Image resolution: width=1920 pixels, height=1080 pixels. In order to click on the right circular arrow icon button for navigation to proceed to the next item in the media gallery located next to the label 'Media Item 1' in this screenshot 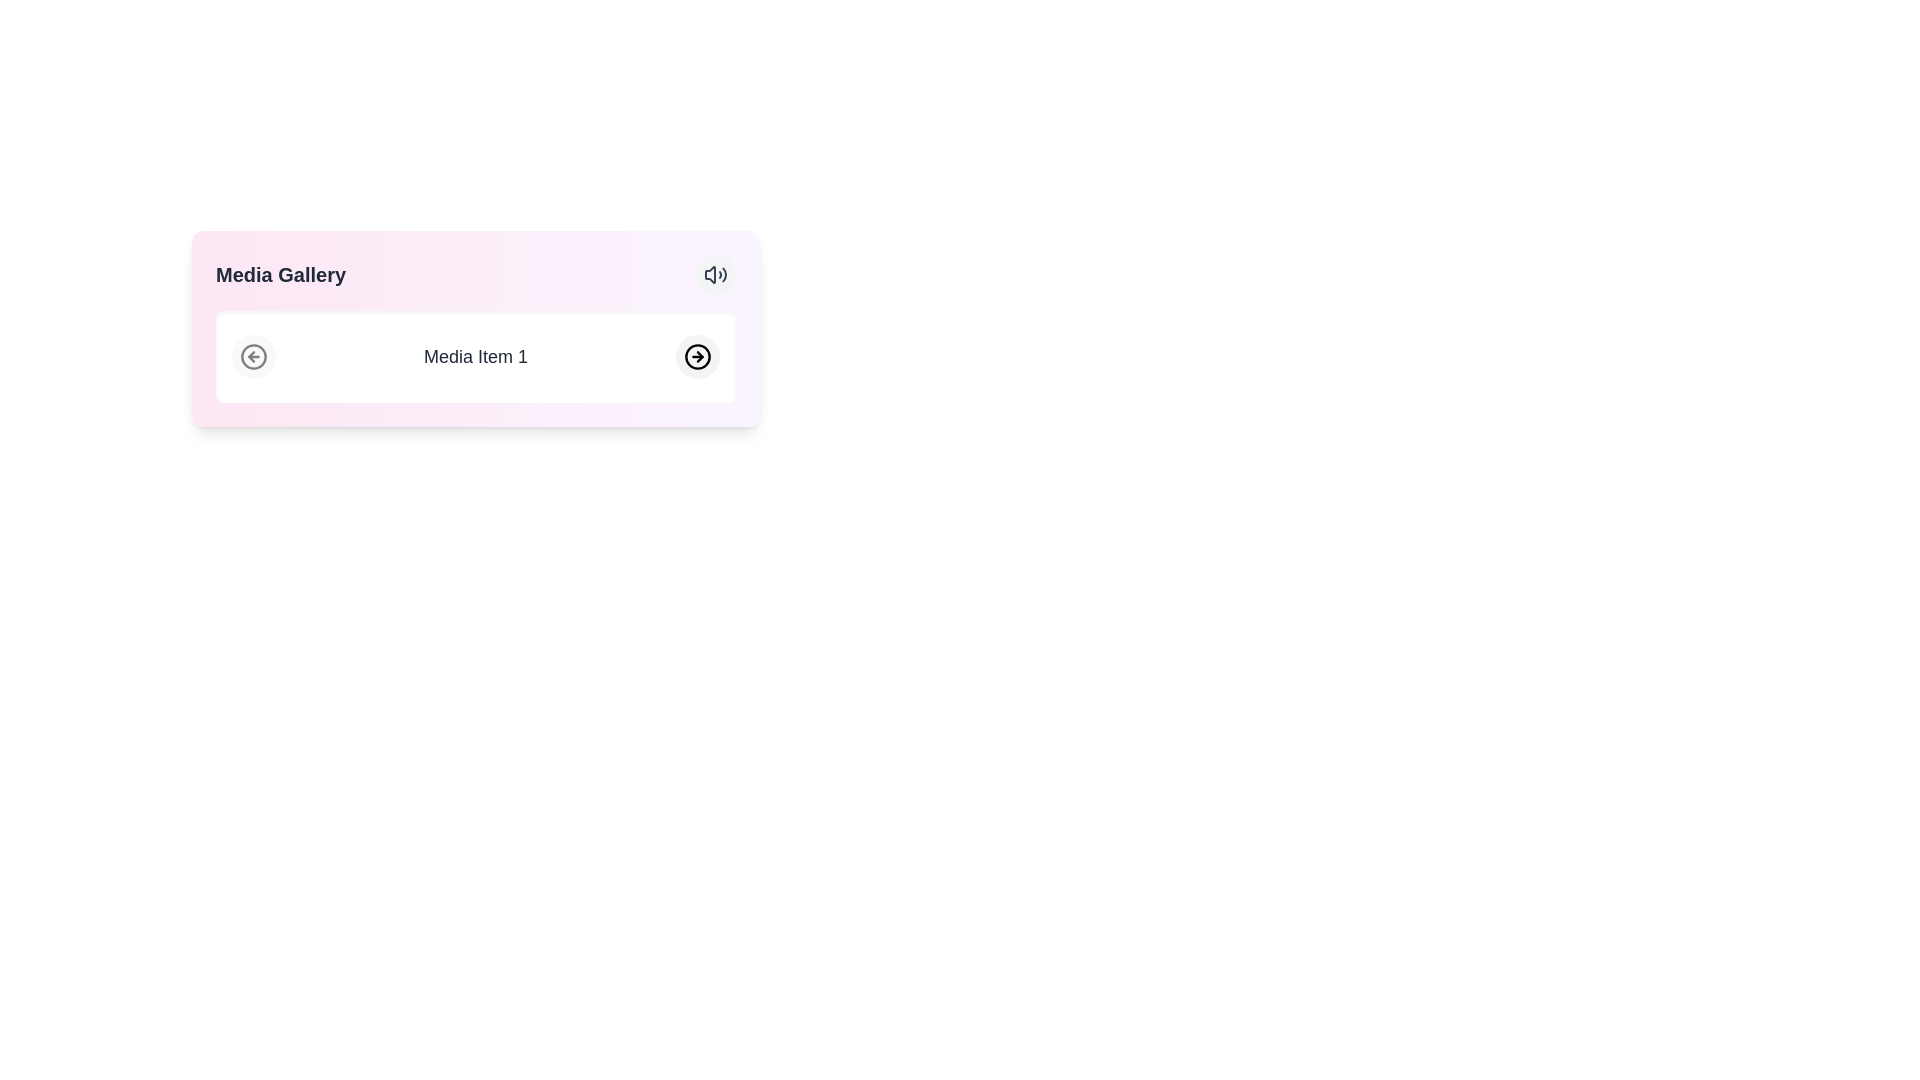, I will do `click(697, 356)`.